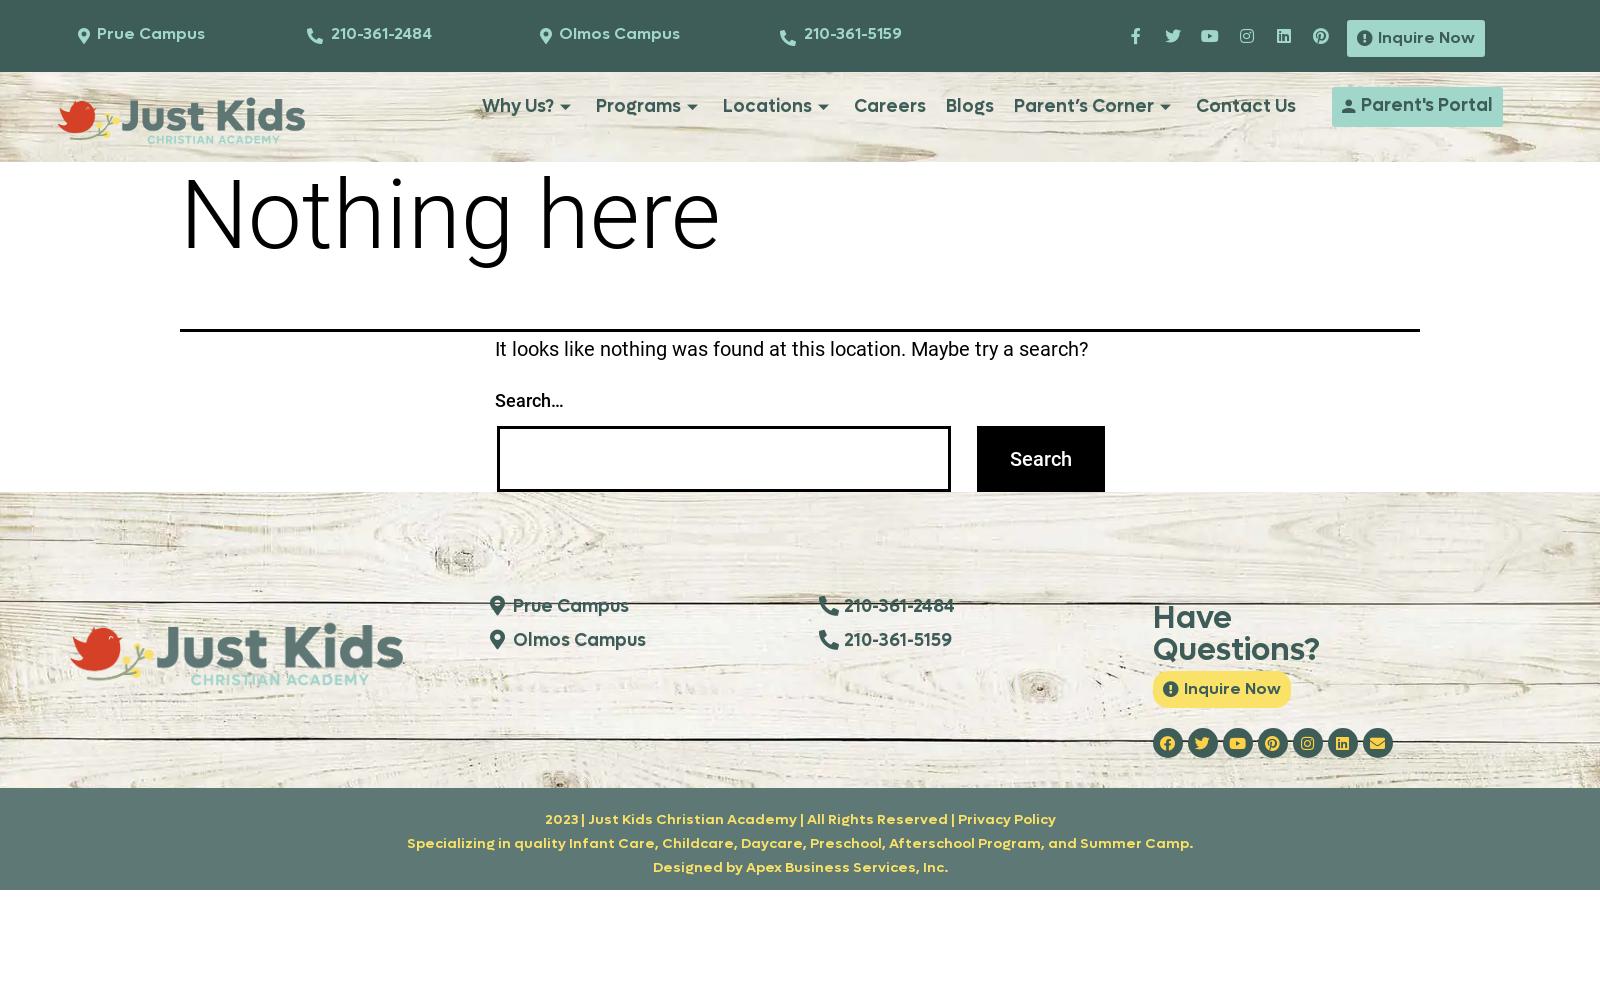  Describe the element at coordinates (1243, 105) in the screenshot. I see `'Contact Us'` at that location.